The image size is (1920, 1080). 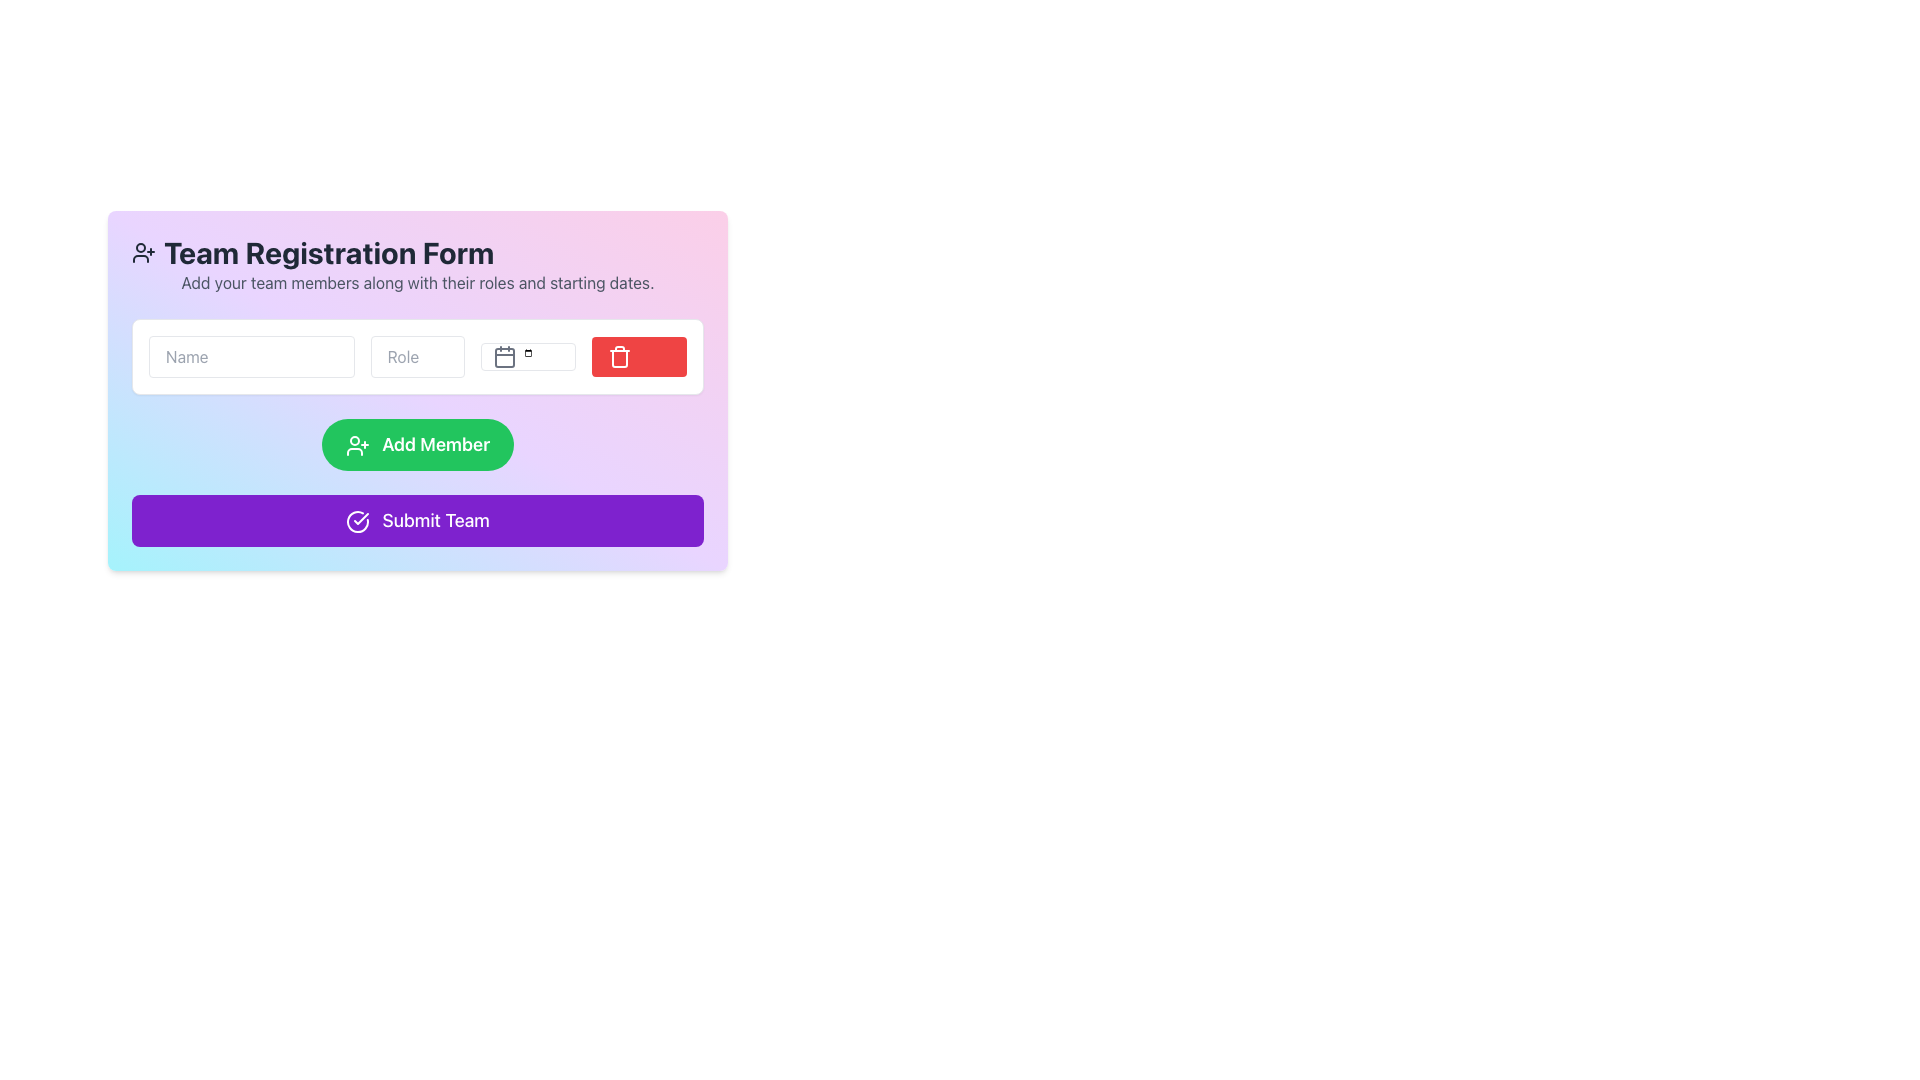 I want to click on the button, so click(x=416, y=431).